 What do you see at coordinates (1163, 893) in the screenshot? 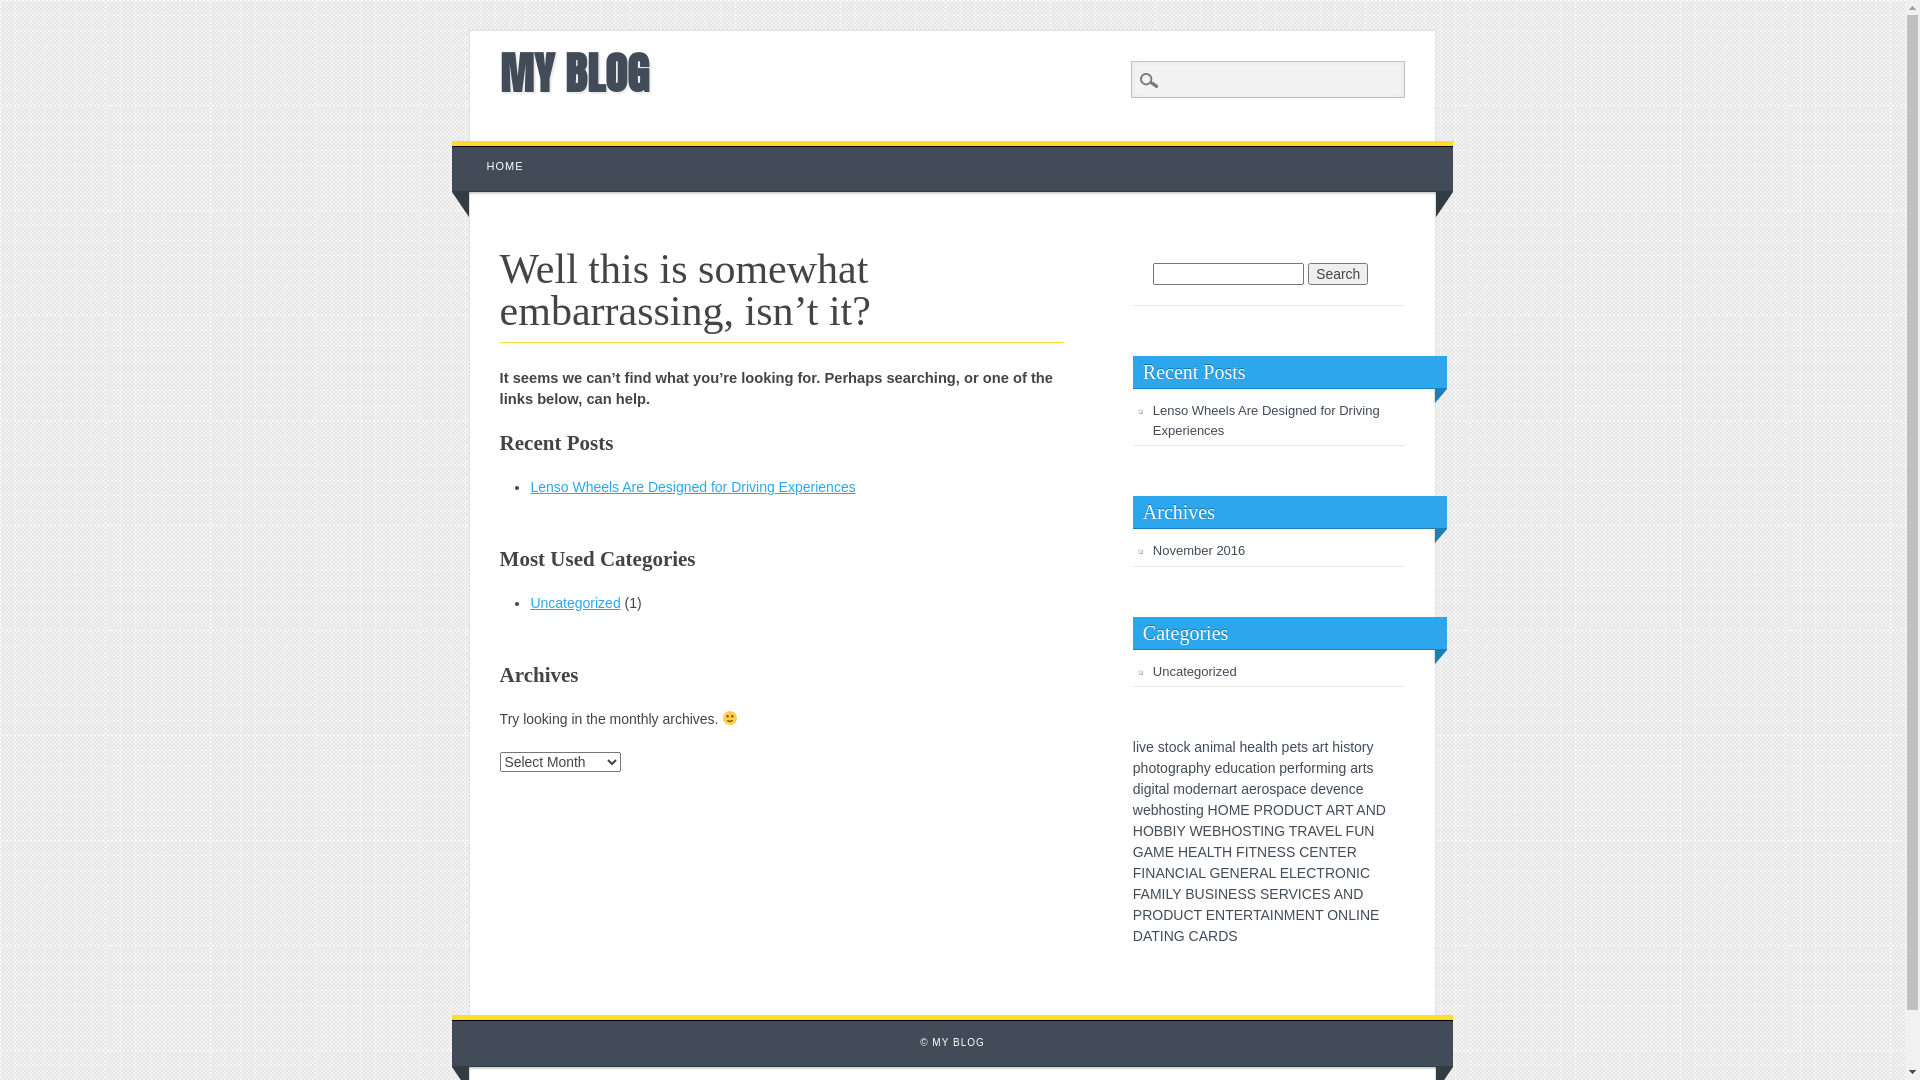
I see `'I'` at bounding box center [1163, 893].